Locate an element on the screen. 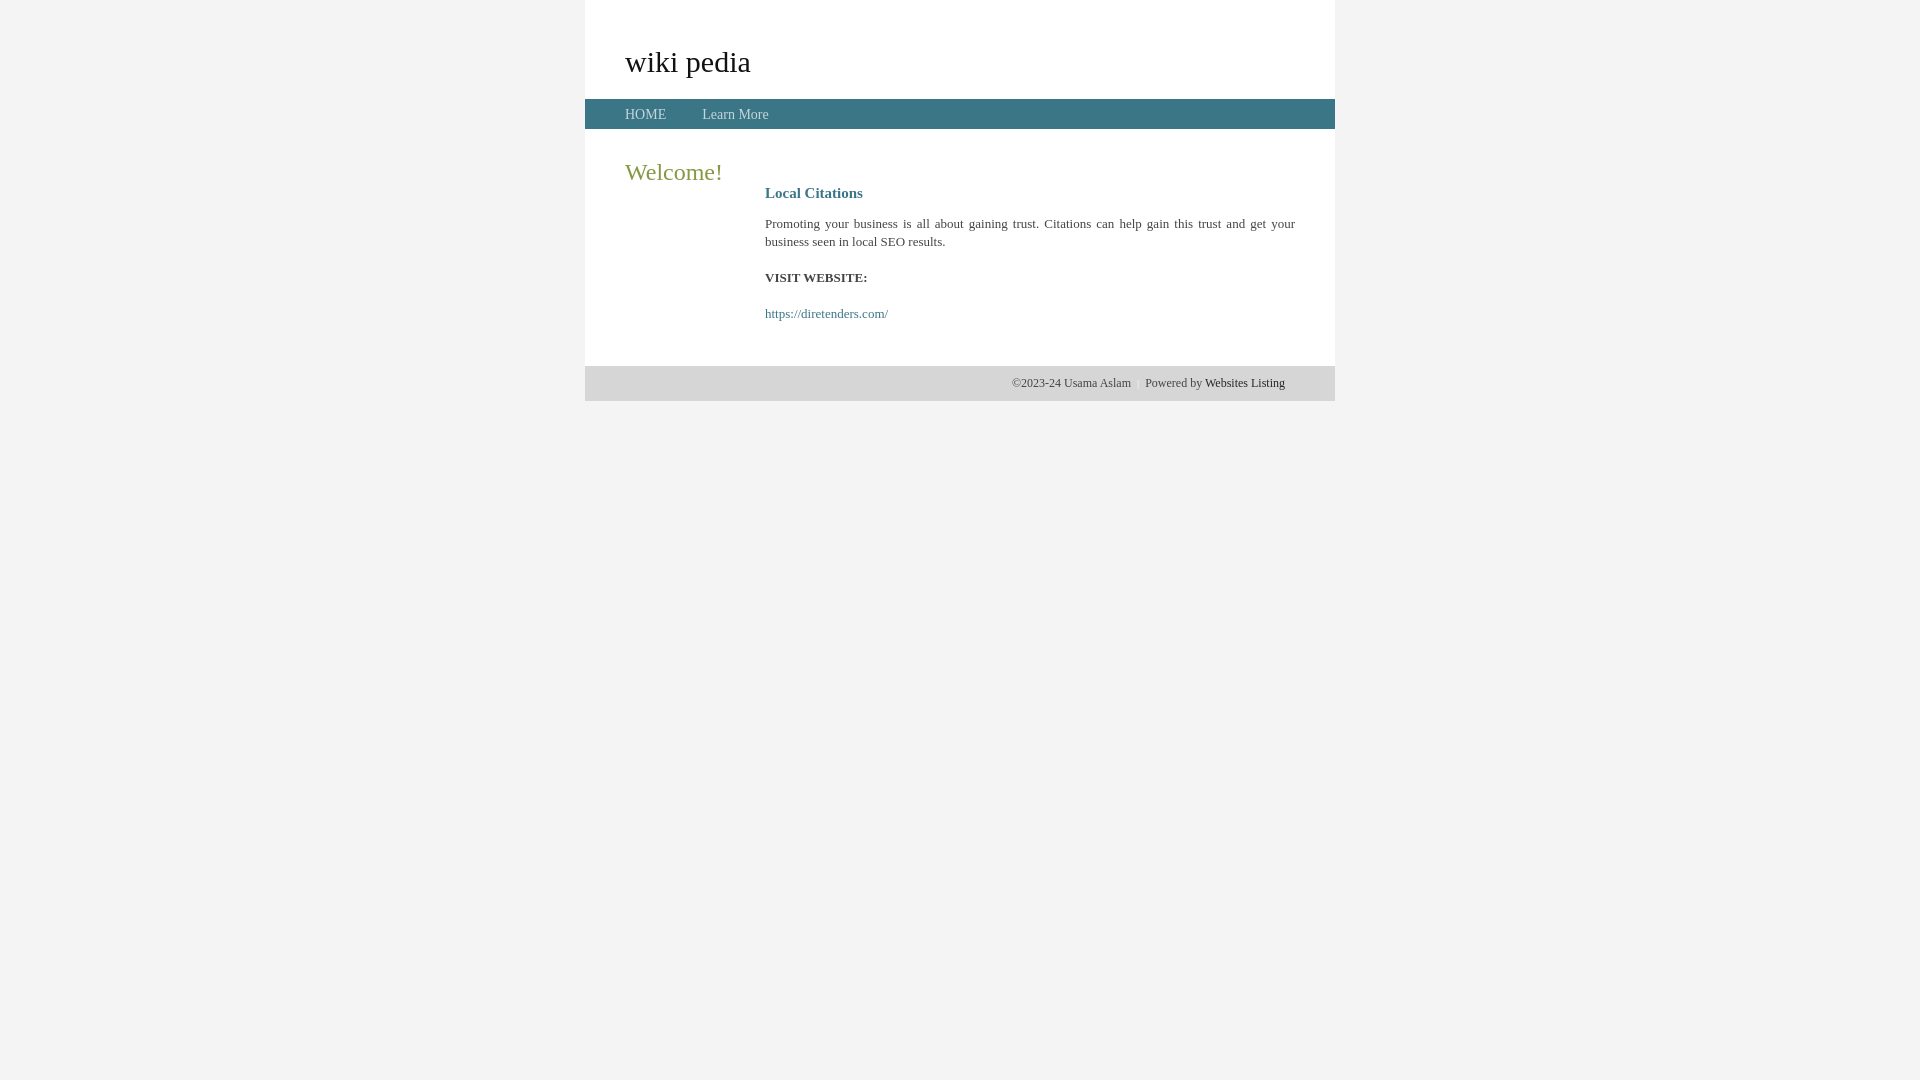  'wiki pedia' is located at coordinates (623, 60).